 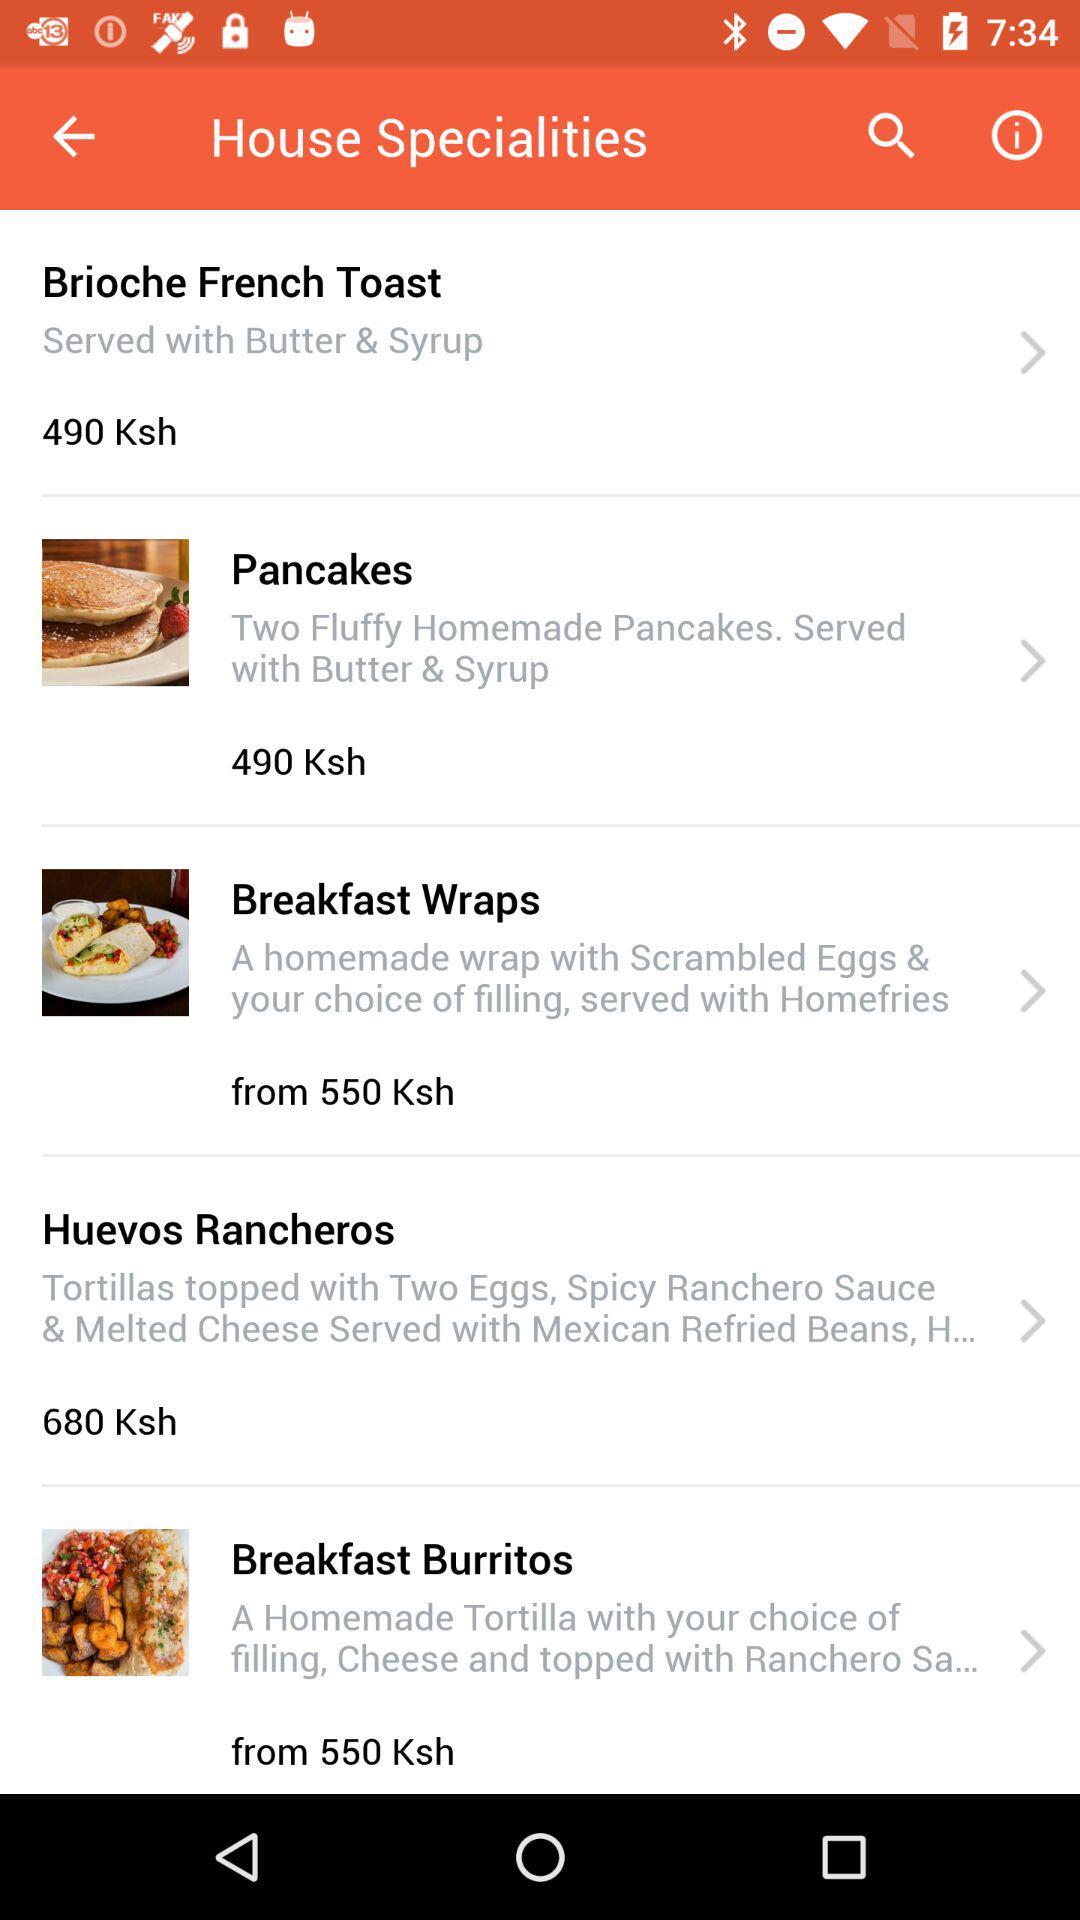 What do you see at coordinates (115, 1419) in the screenshot?
I see `the item below tortillas topped with item` at bounding box center [115, 1419].